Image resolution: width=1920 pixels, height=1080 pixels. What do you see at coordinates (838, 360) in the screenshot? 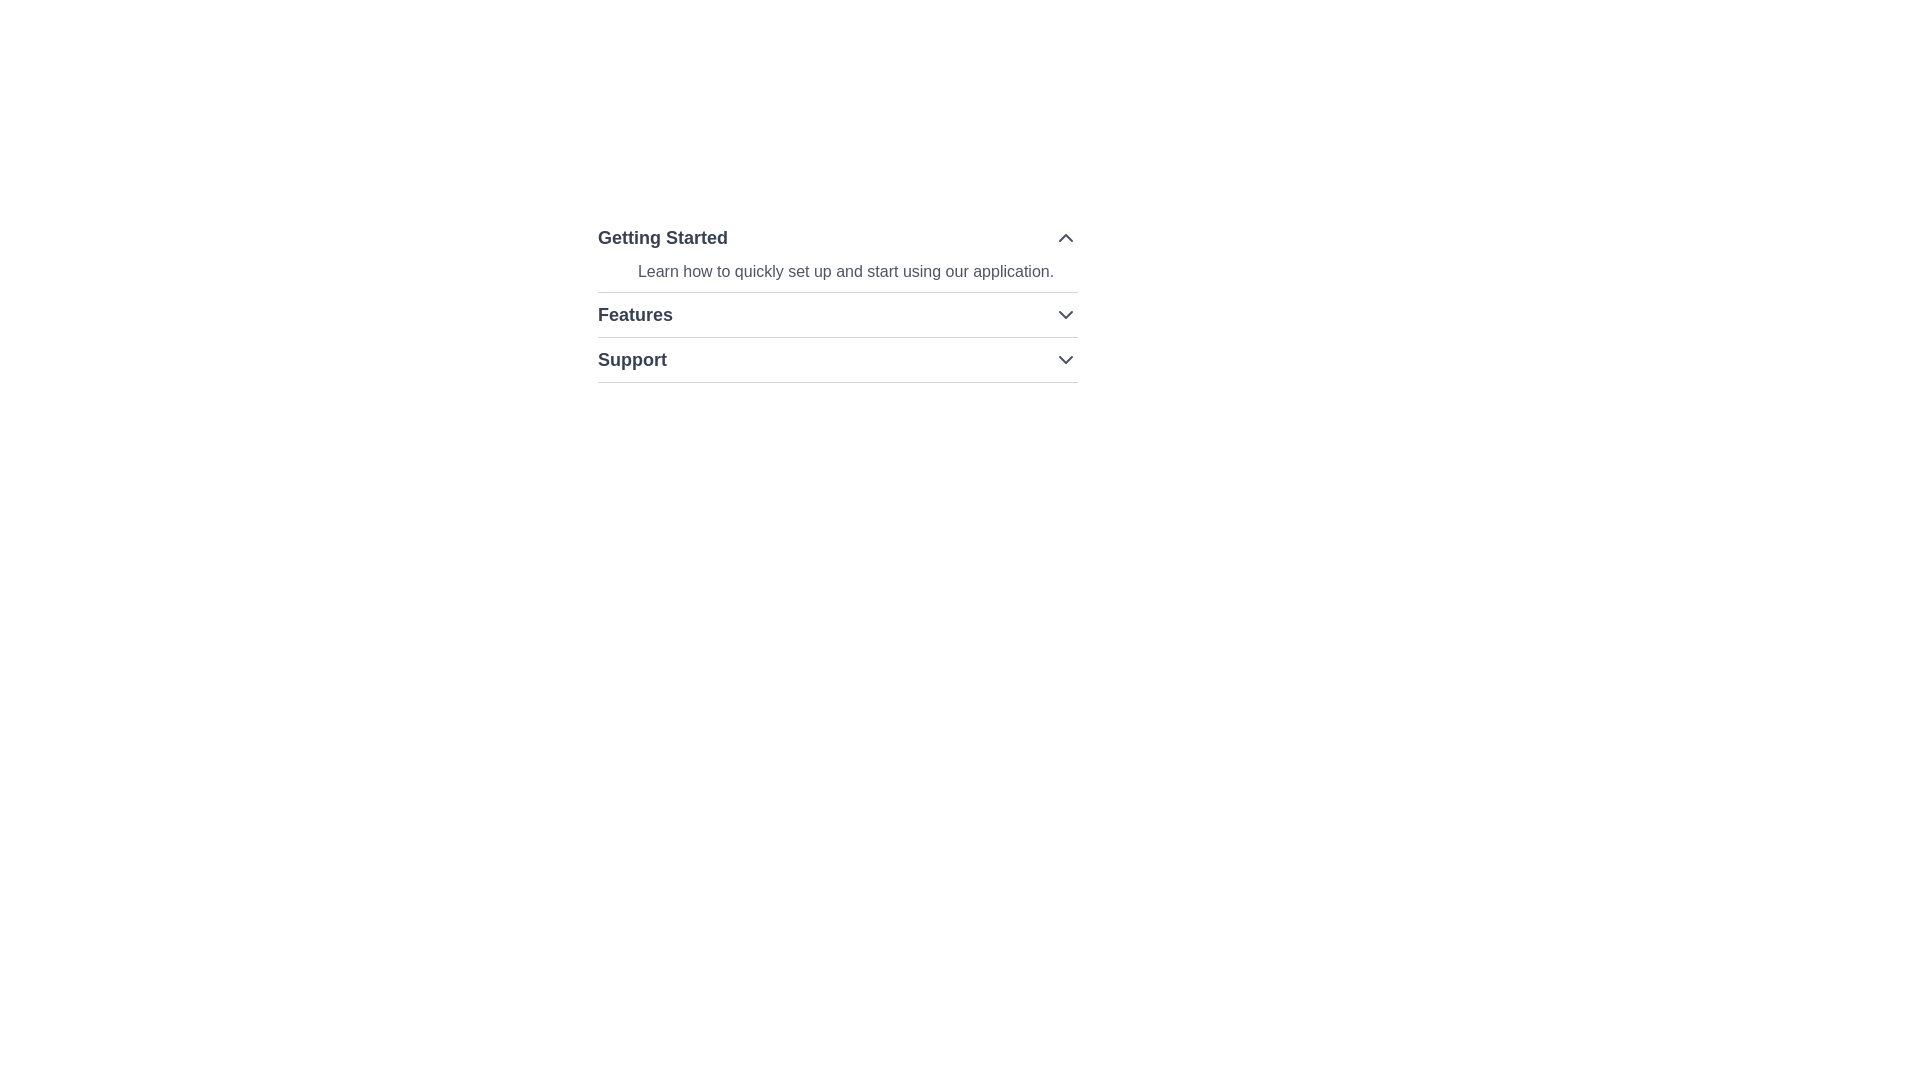
I see `the 'Support' dropdown menu item, which is the third option in a vertical list` at bounding box center [838, 360].